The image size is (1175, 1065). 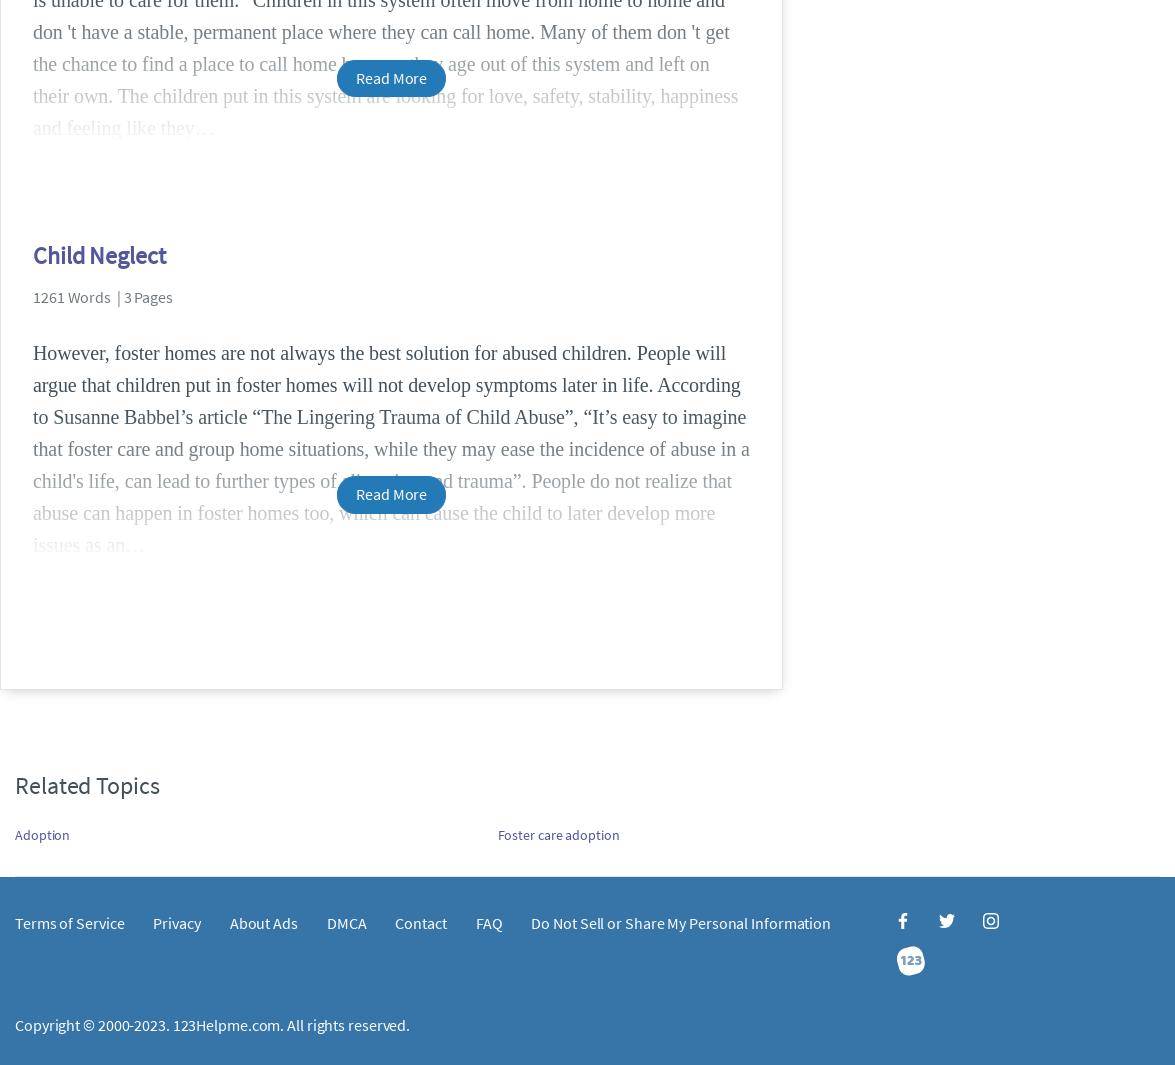 I want to click on 'Terms of Service', so click(x=69, y=921).